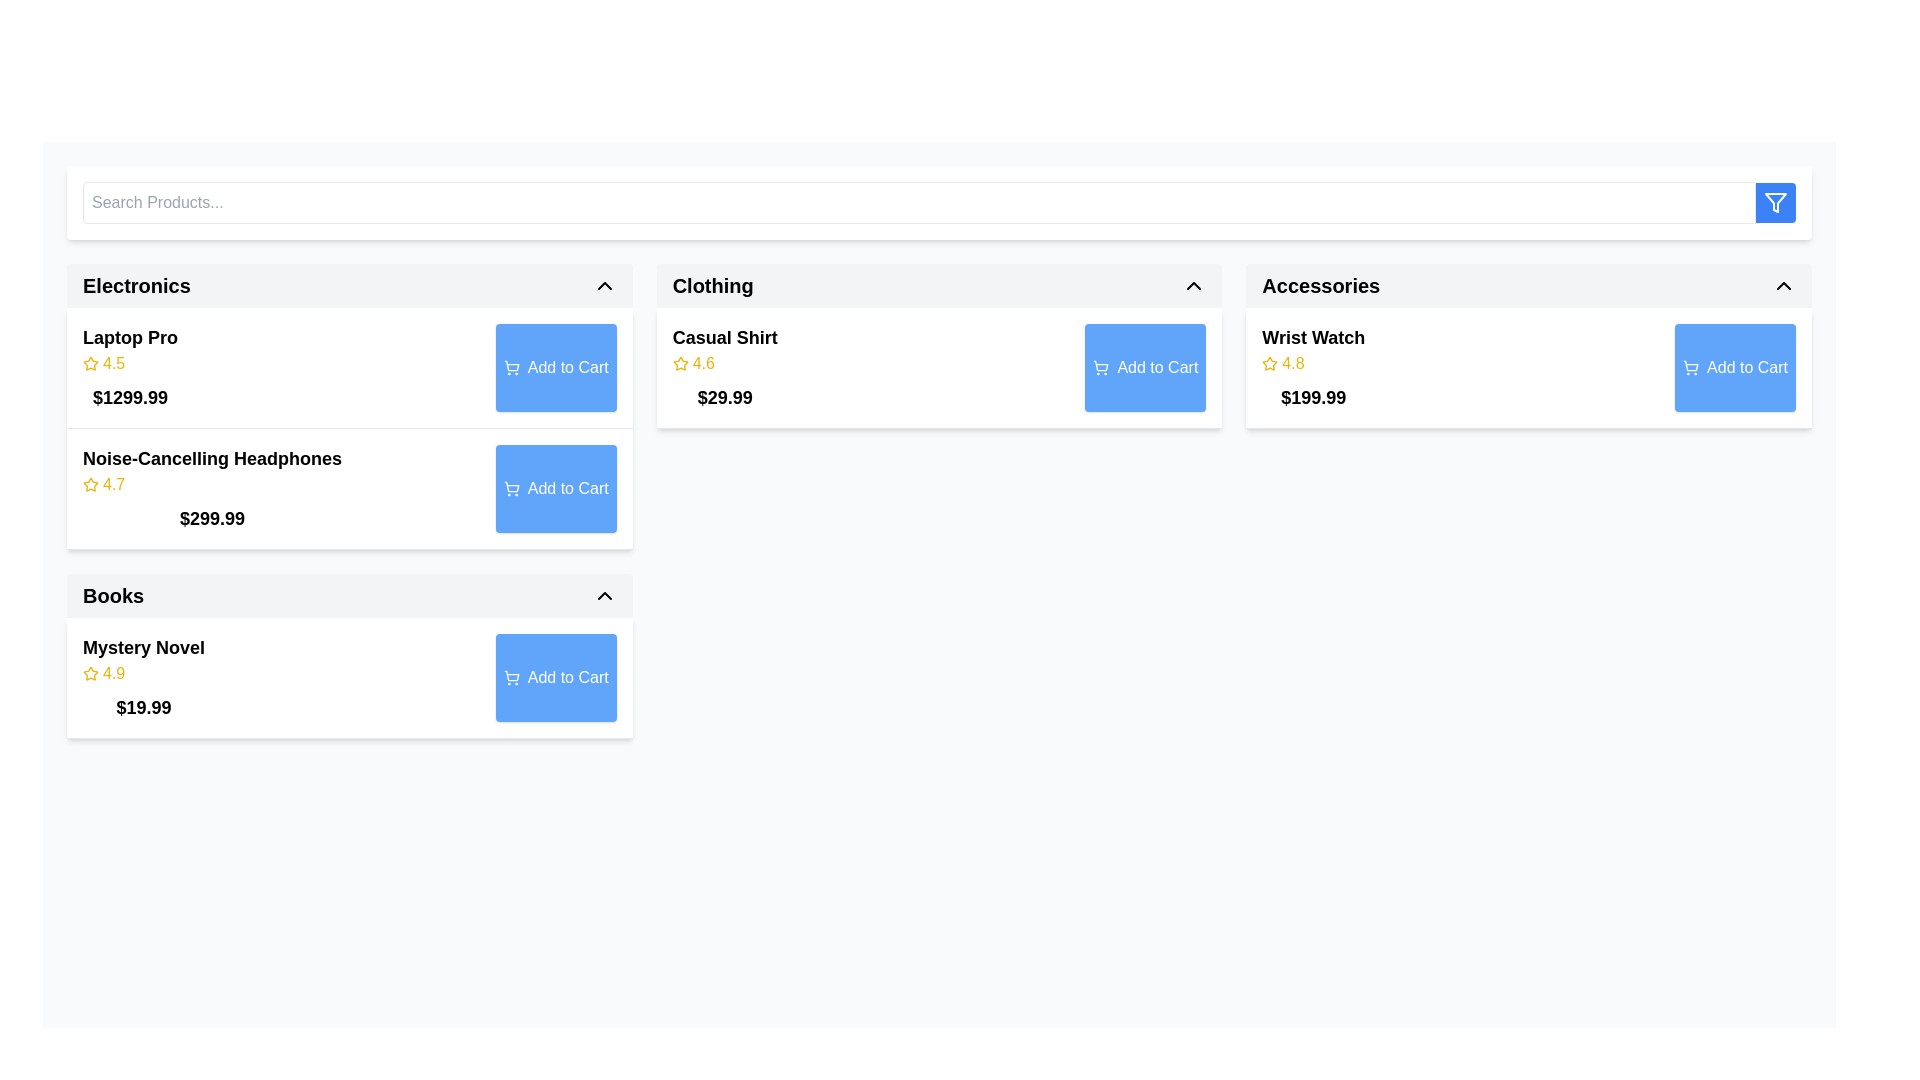  I want to click on price displayed in the text label located below the product name 'Casual Shirt' in the 'Clothing' section, so click(724, 397).